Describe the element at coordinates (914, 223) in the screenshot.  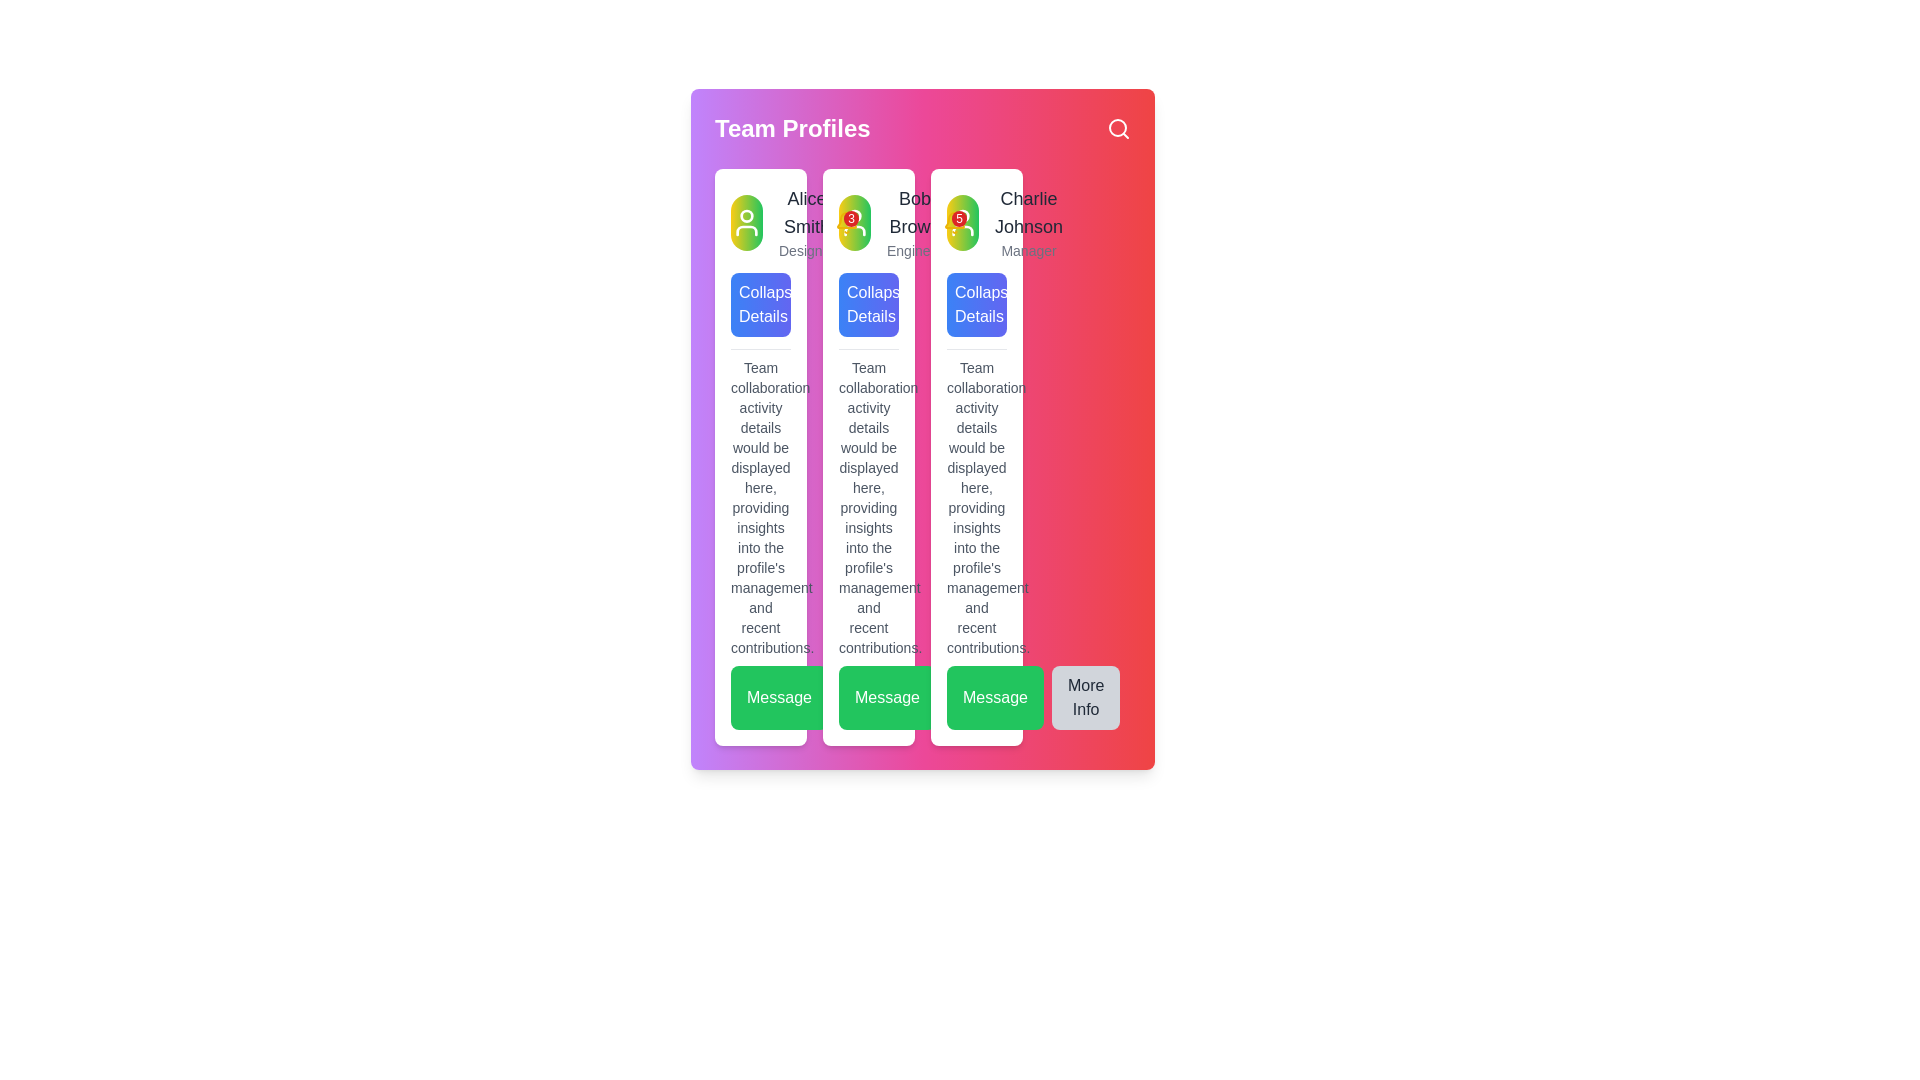
I see `the Text label that displays the name and designation of a team member, located in the second column of the team profiles, below the user avatar icon and above the 'Collapse Details' button` at that location.